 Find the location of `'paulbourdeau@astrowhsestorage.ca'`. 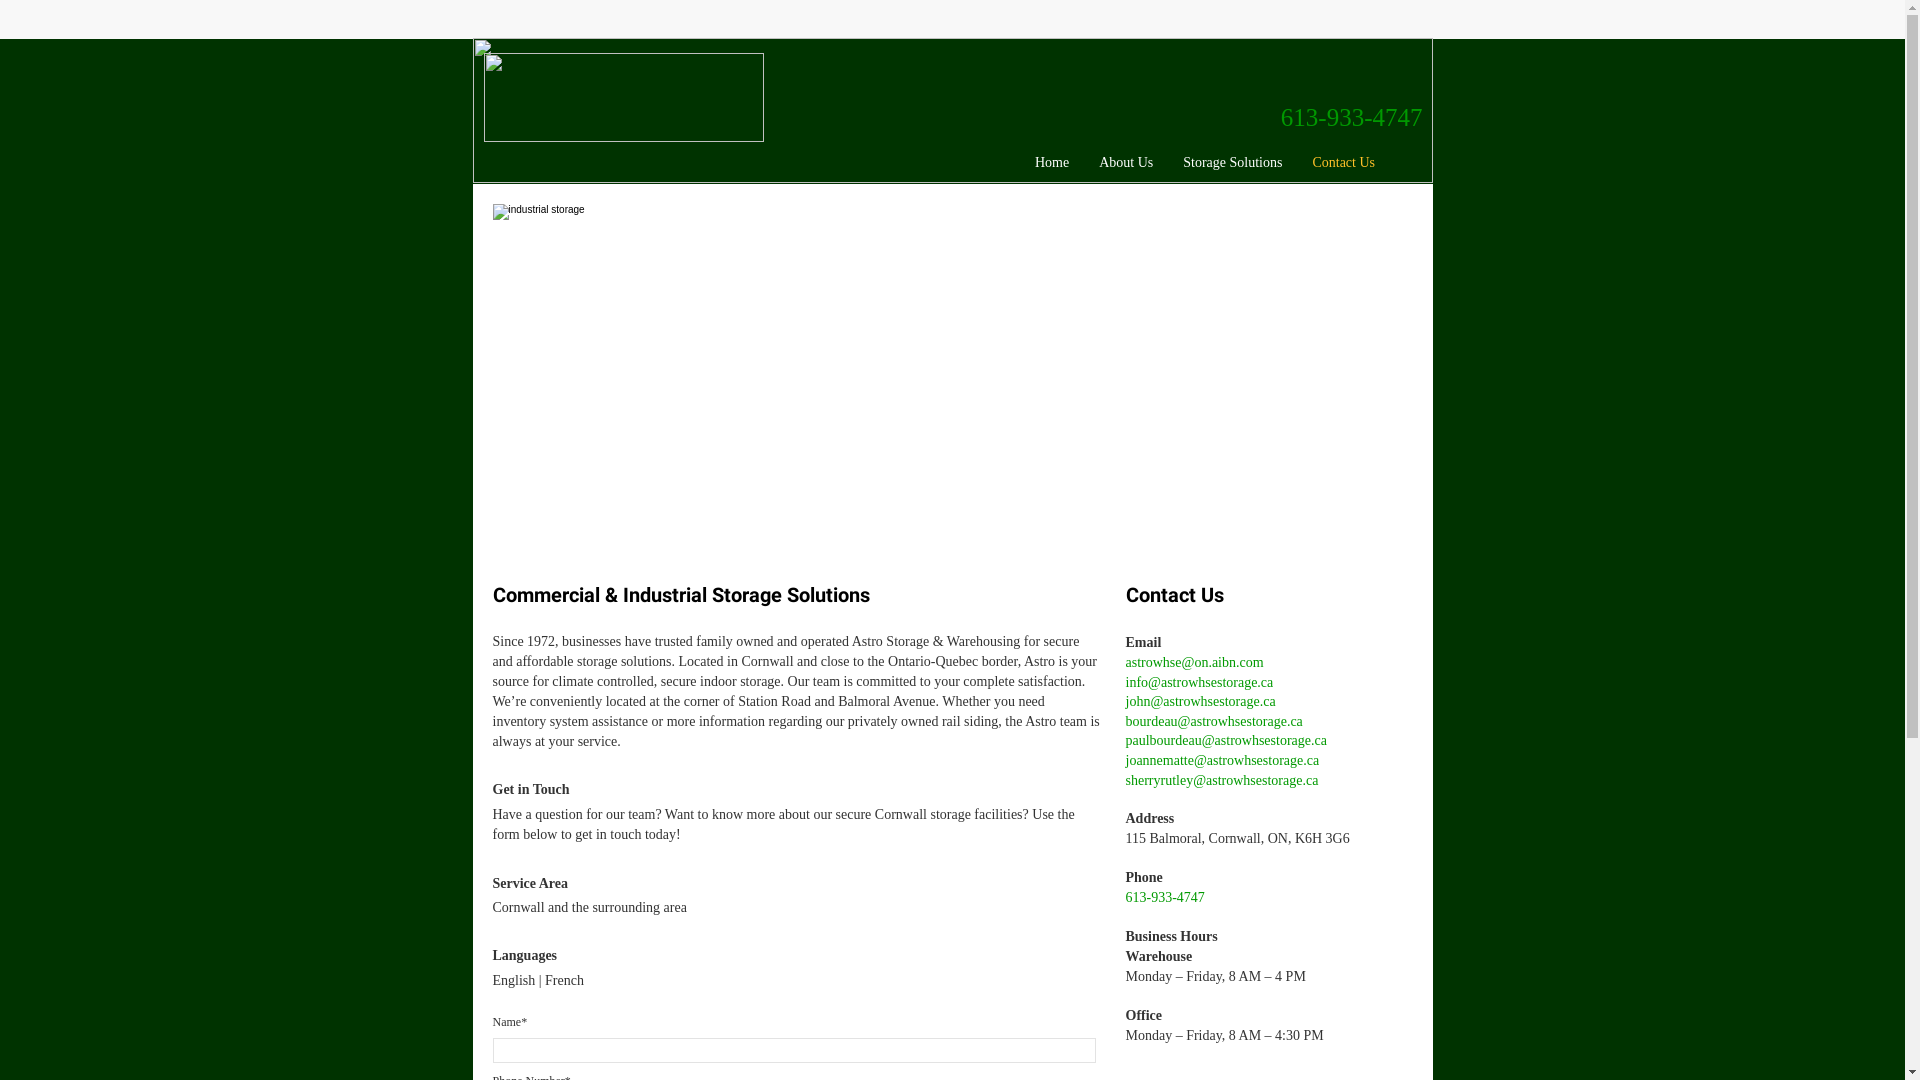

'paulbourdeau@astrowhsestorage.ca' is located at coordinates (1225, 741).